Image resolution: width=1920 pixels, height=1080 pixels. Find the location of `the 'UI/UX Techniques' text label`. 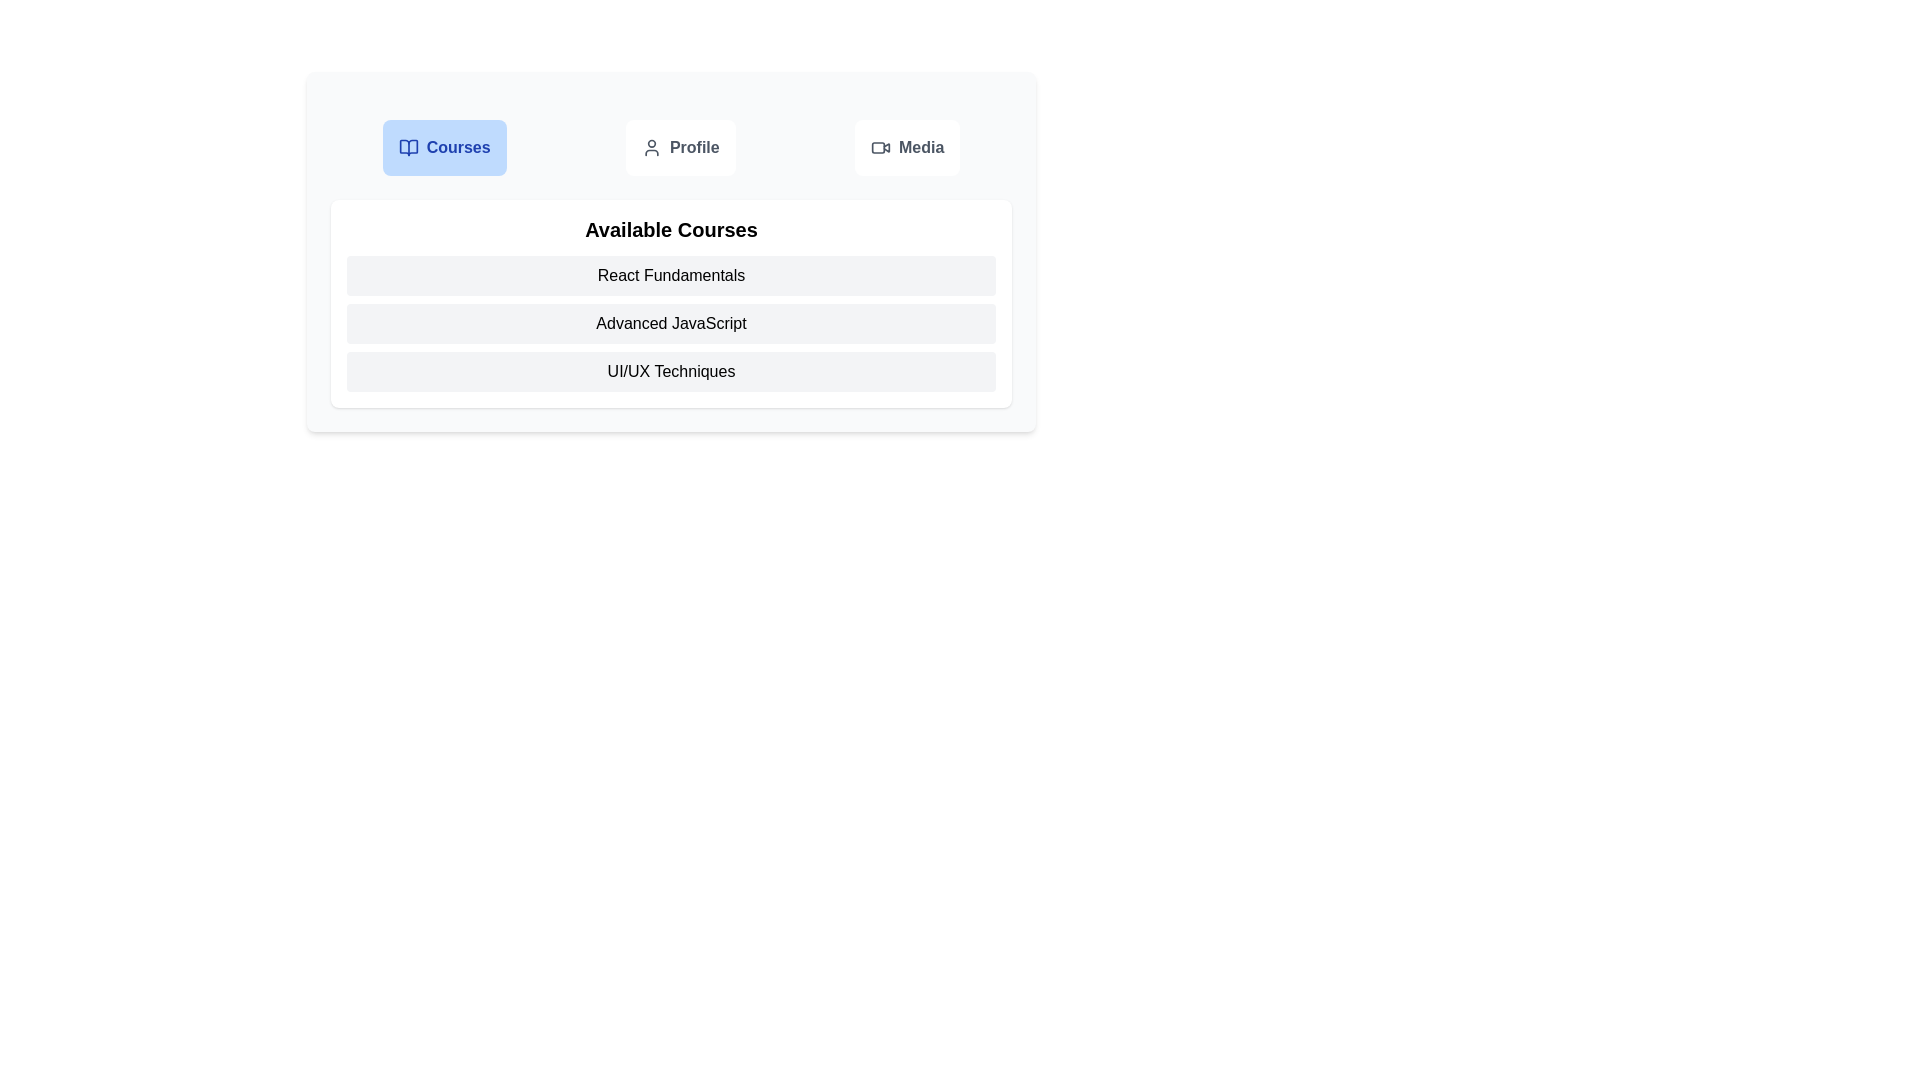

the 'UI/UX Techniques' text label is located at coordinates (671, 371).